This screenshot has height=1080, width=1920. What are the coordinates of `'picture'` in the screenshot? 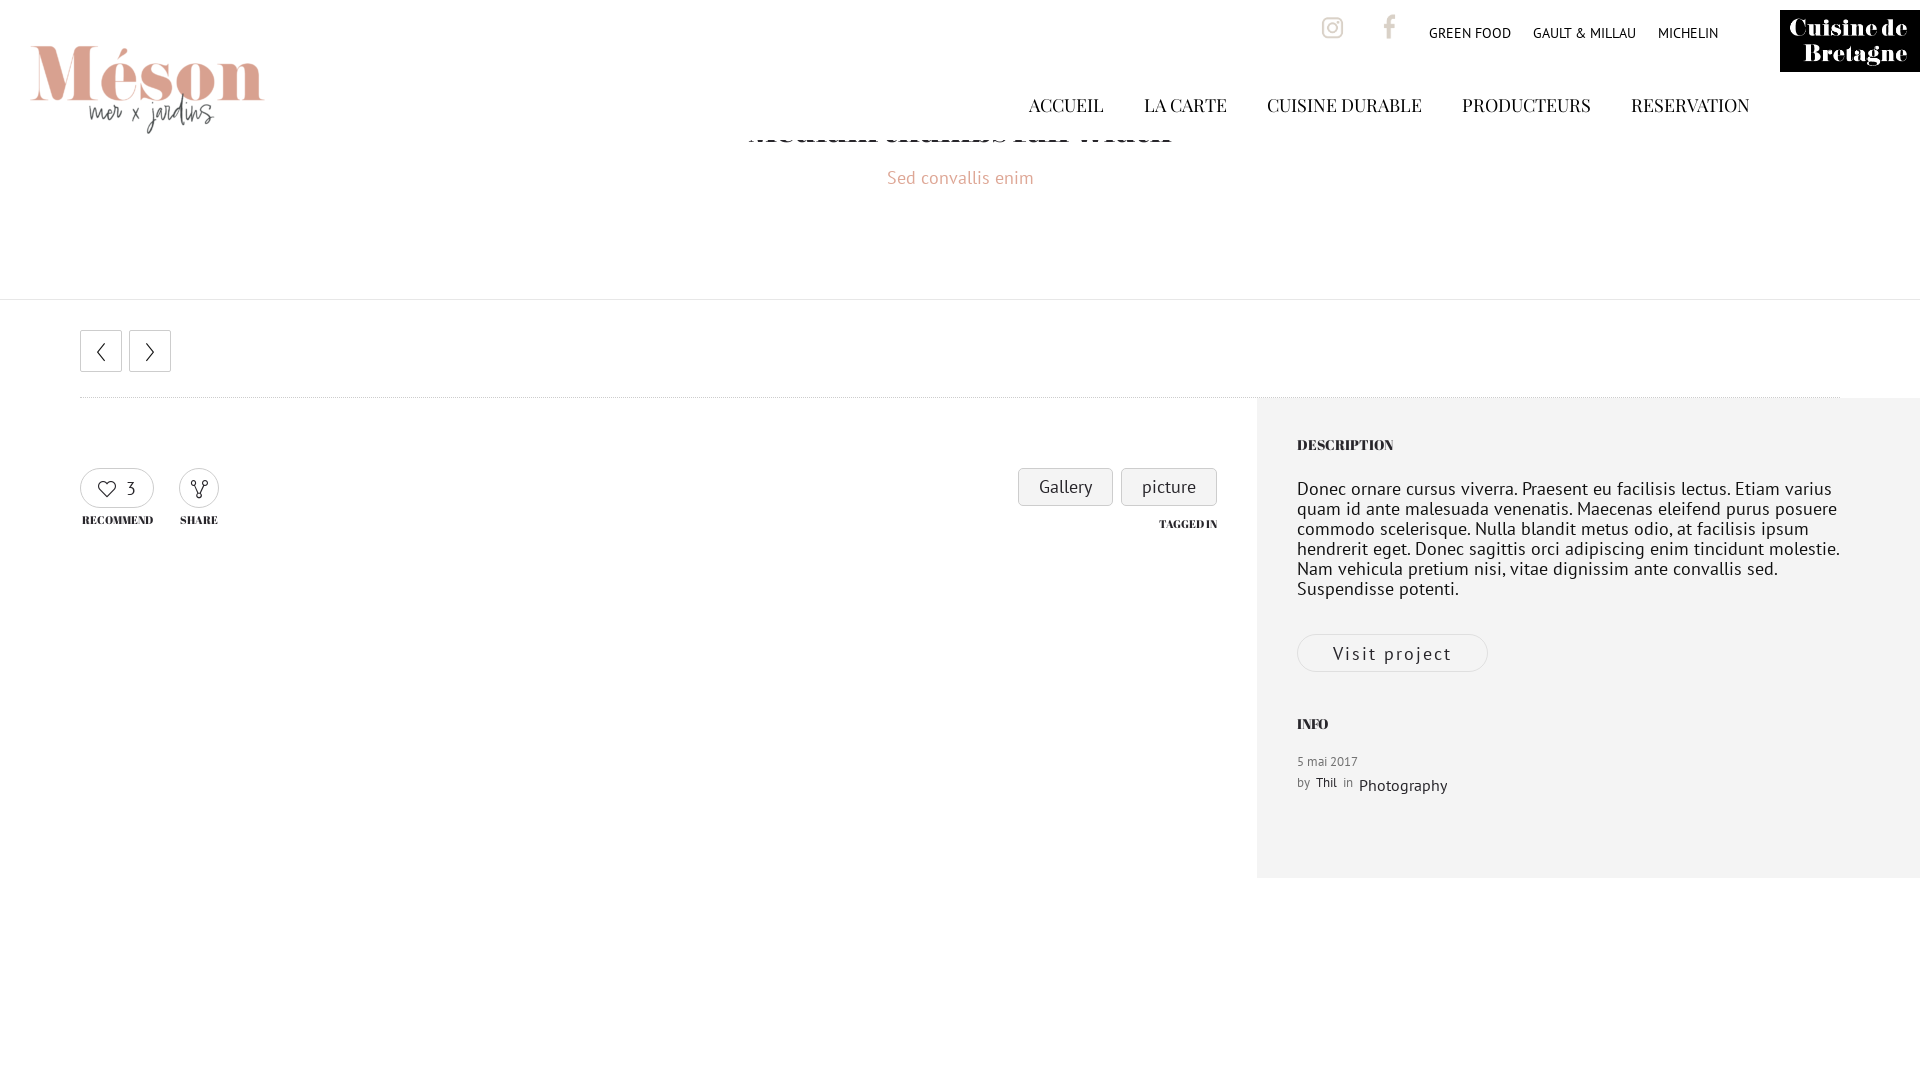 It's located at (1169, 486).